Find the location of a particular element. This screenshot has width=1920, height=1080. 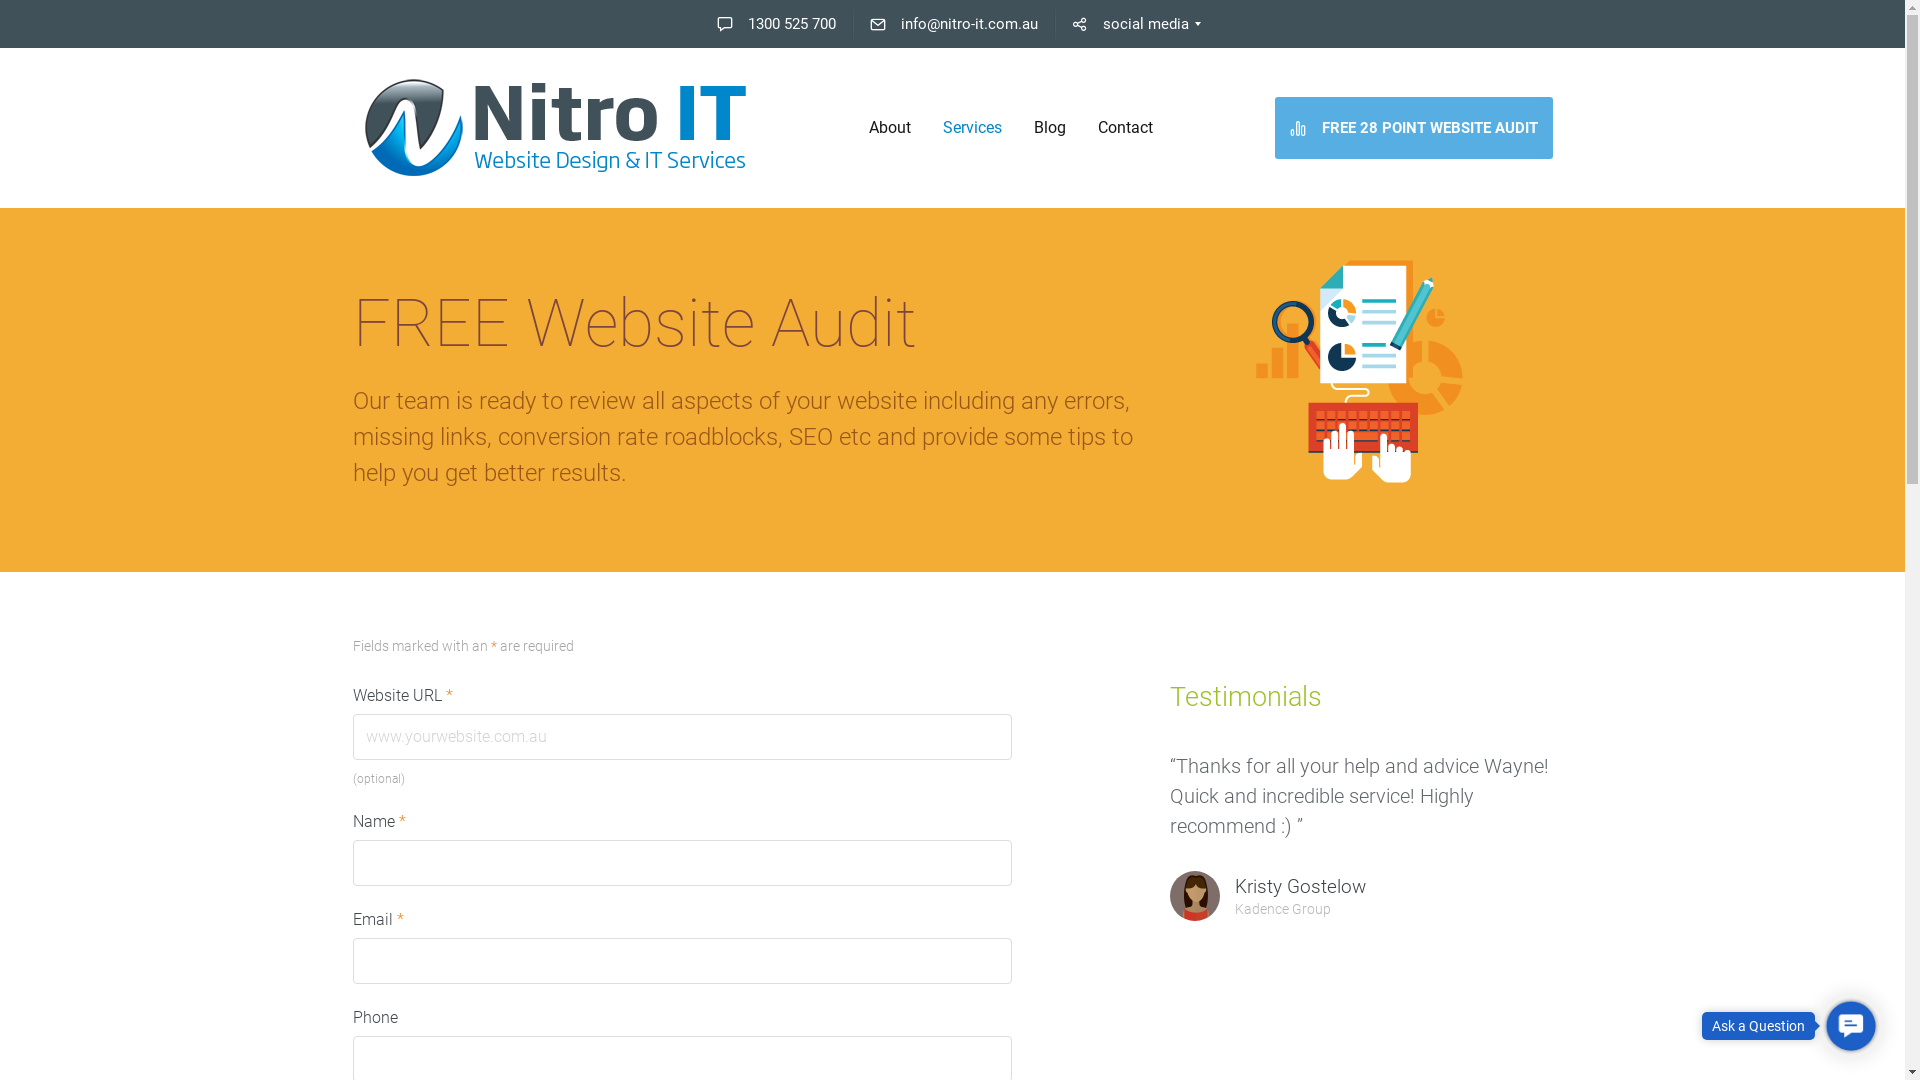

'social media' is located at coordinates (1053, 23).